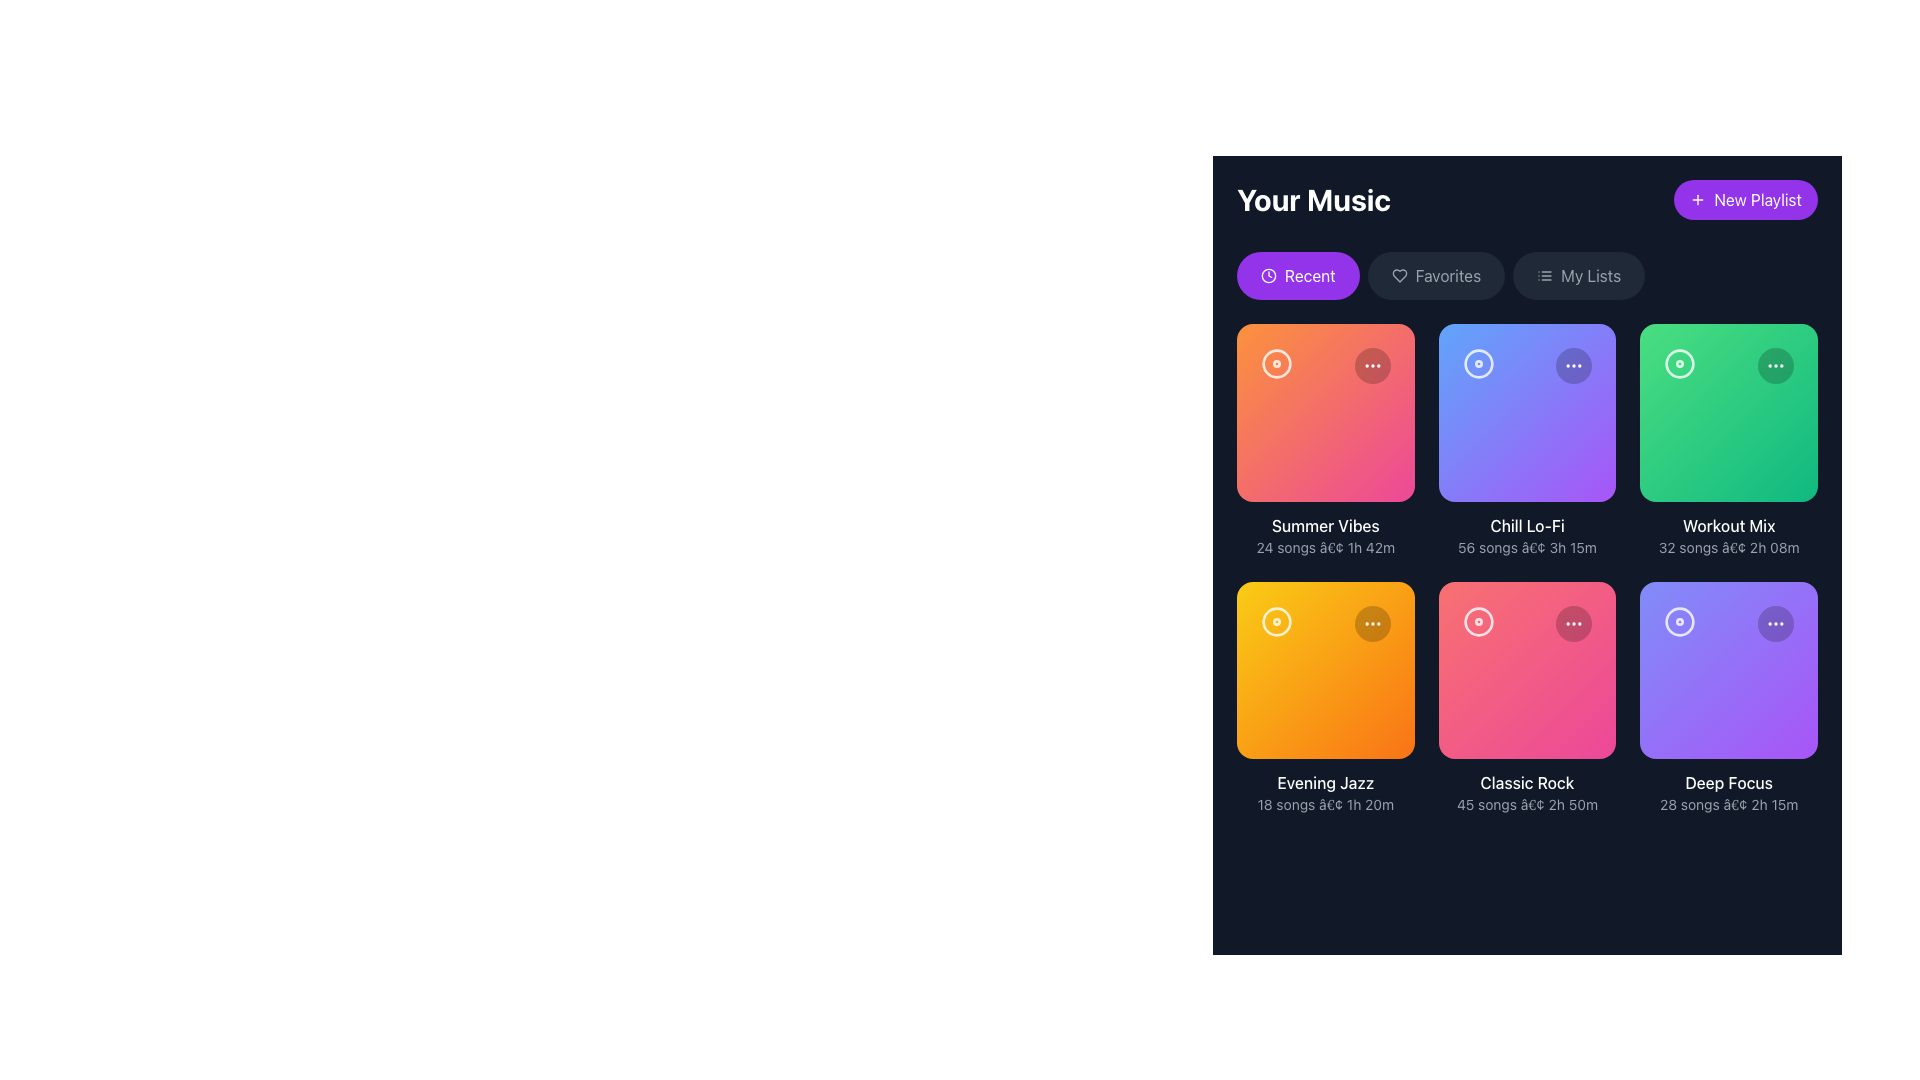  I want to click on the text label that displays the number of songs (45) and total duration (2 hours and 50 minutes) located below the 'Classic Rock' element in the playlist card, so click(1526, 804).